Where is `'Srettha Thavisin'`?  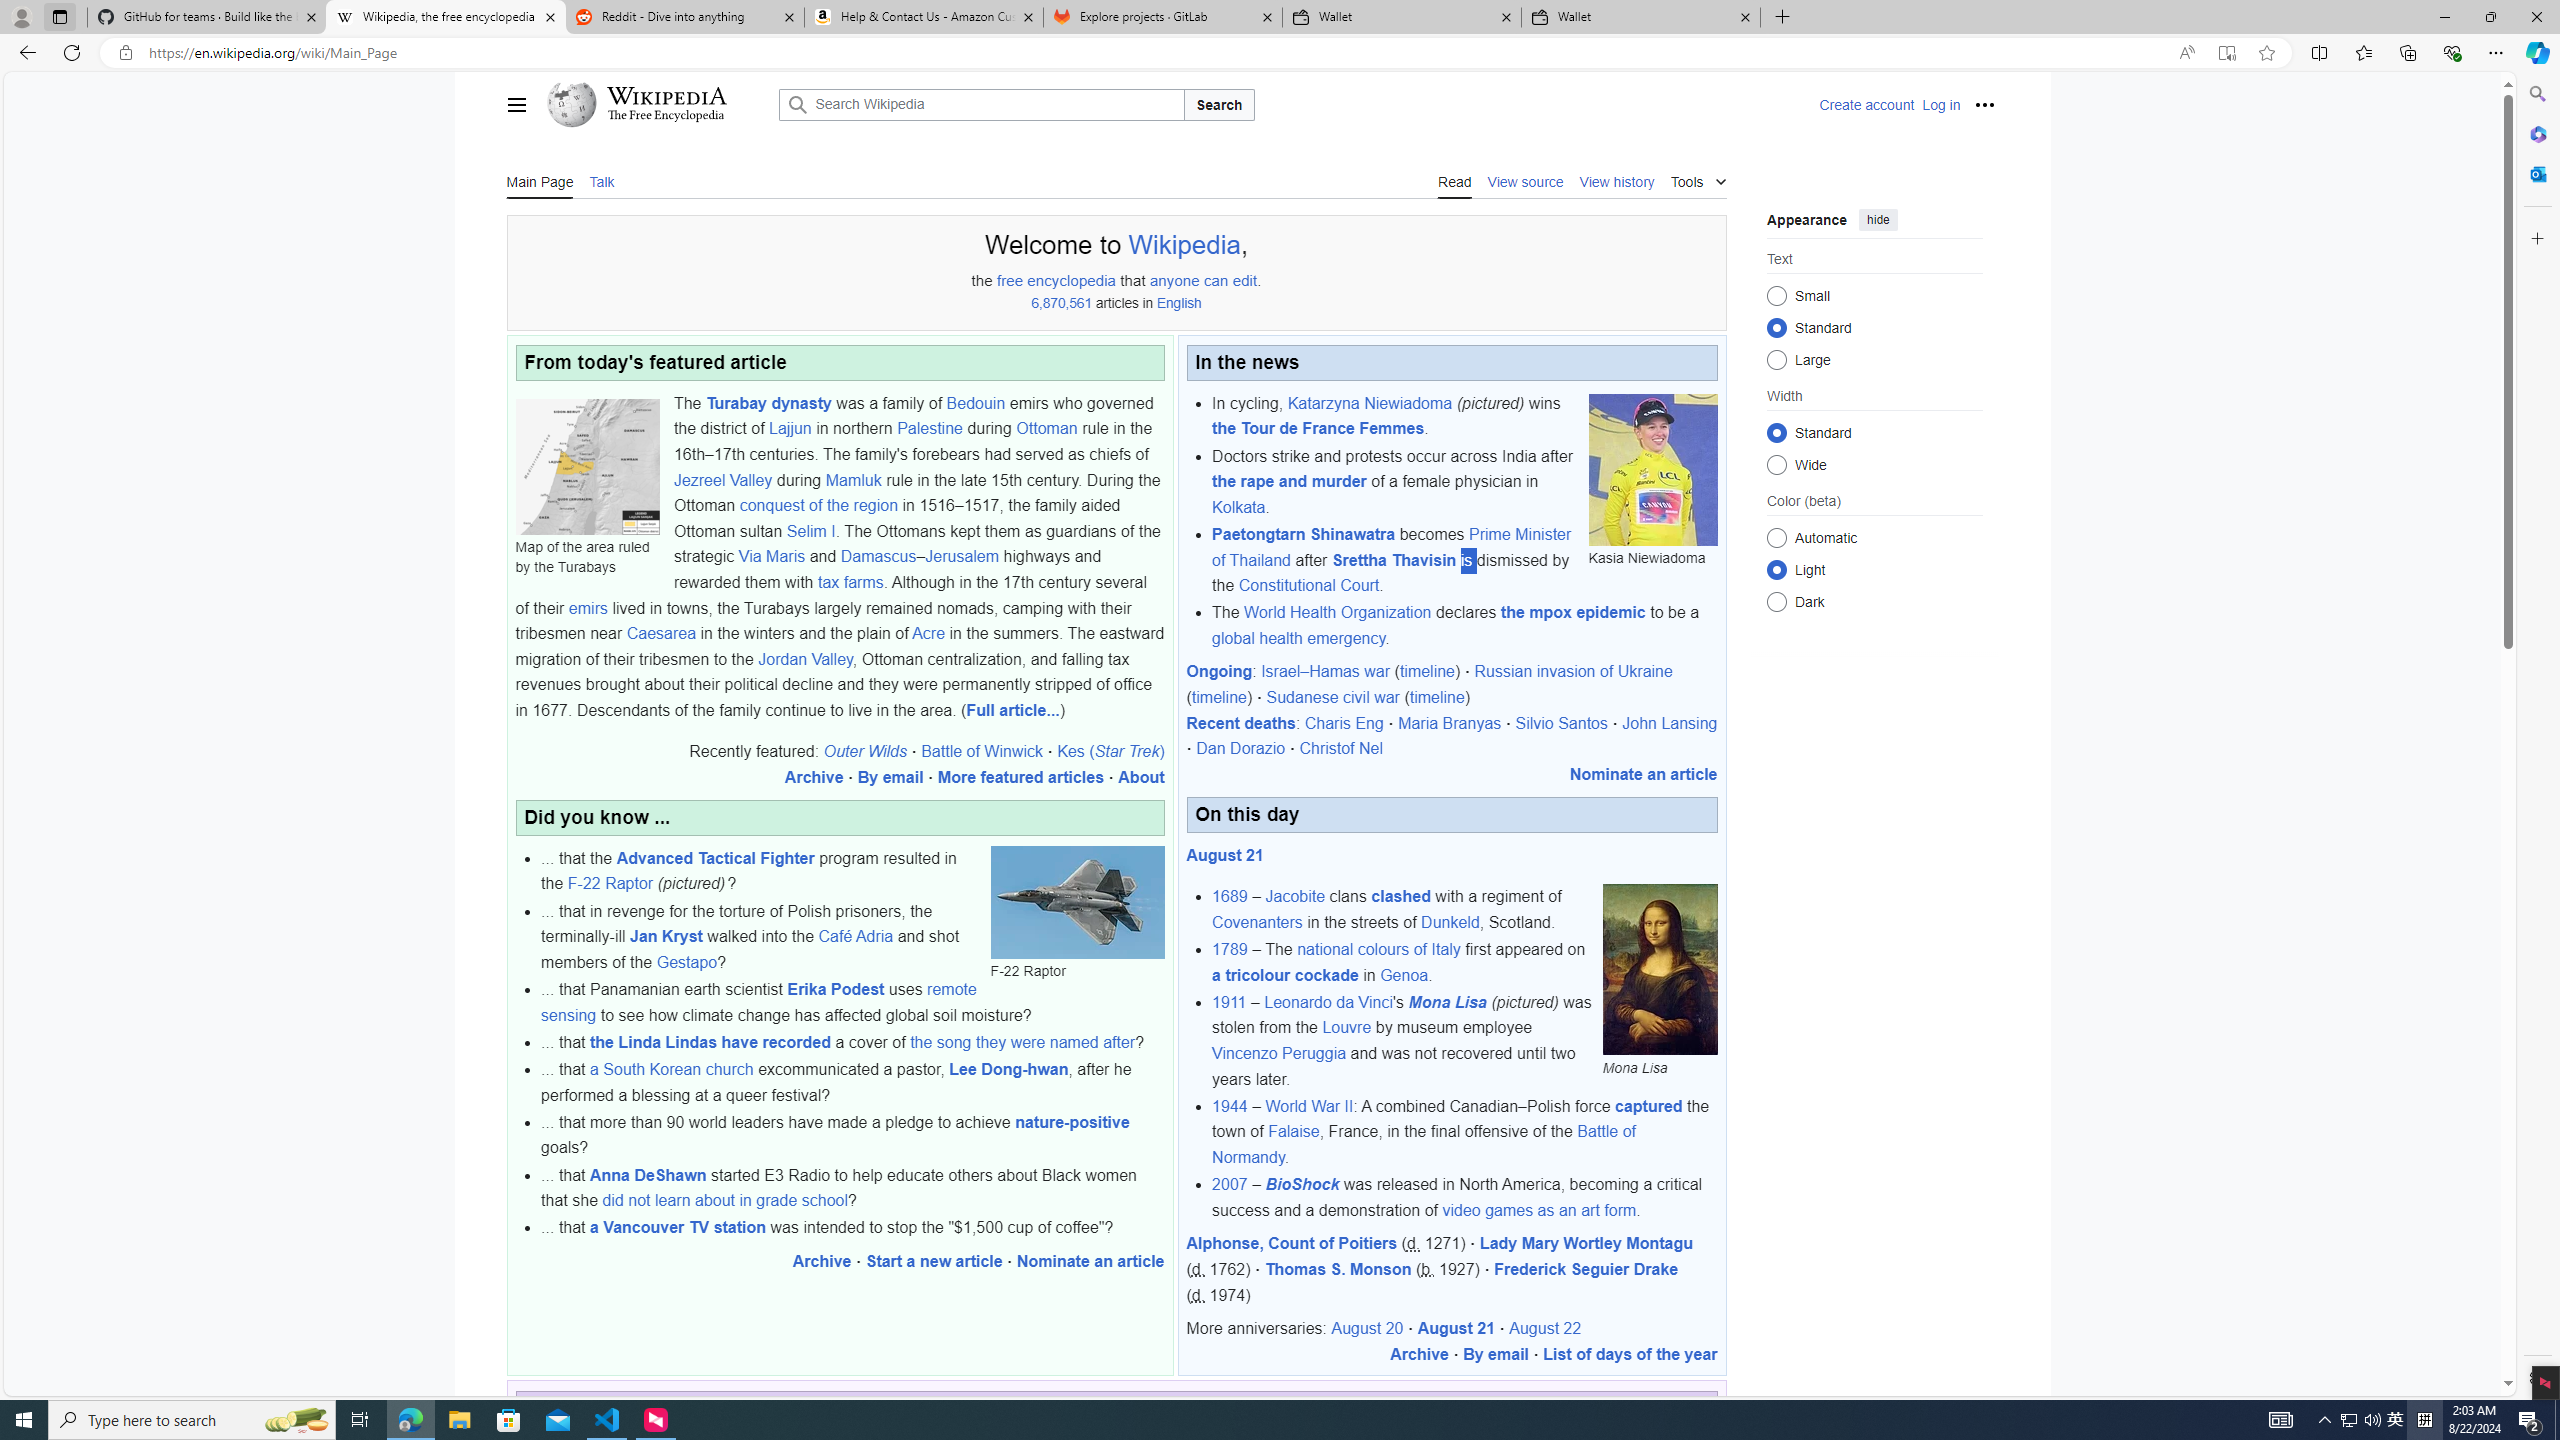 'Srettha Thavisin' is located at coordinates (1393, 559).